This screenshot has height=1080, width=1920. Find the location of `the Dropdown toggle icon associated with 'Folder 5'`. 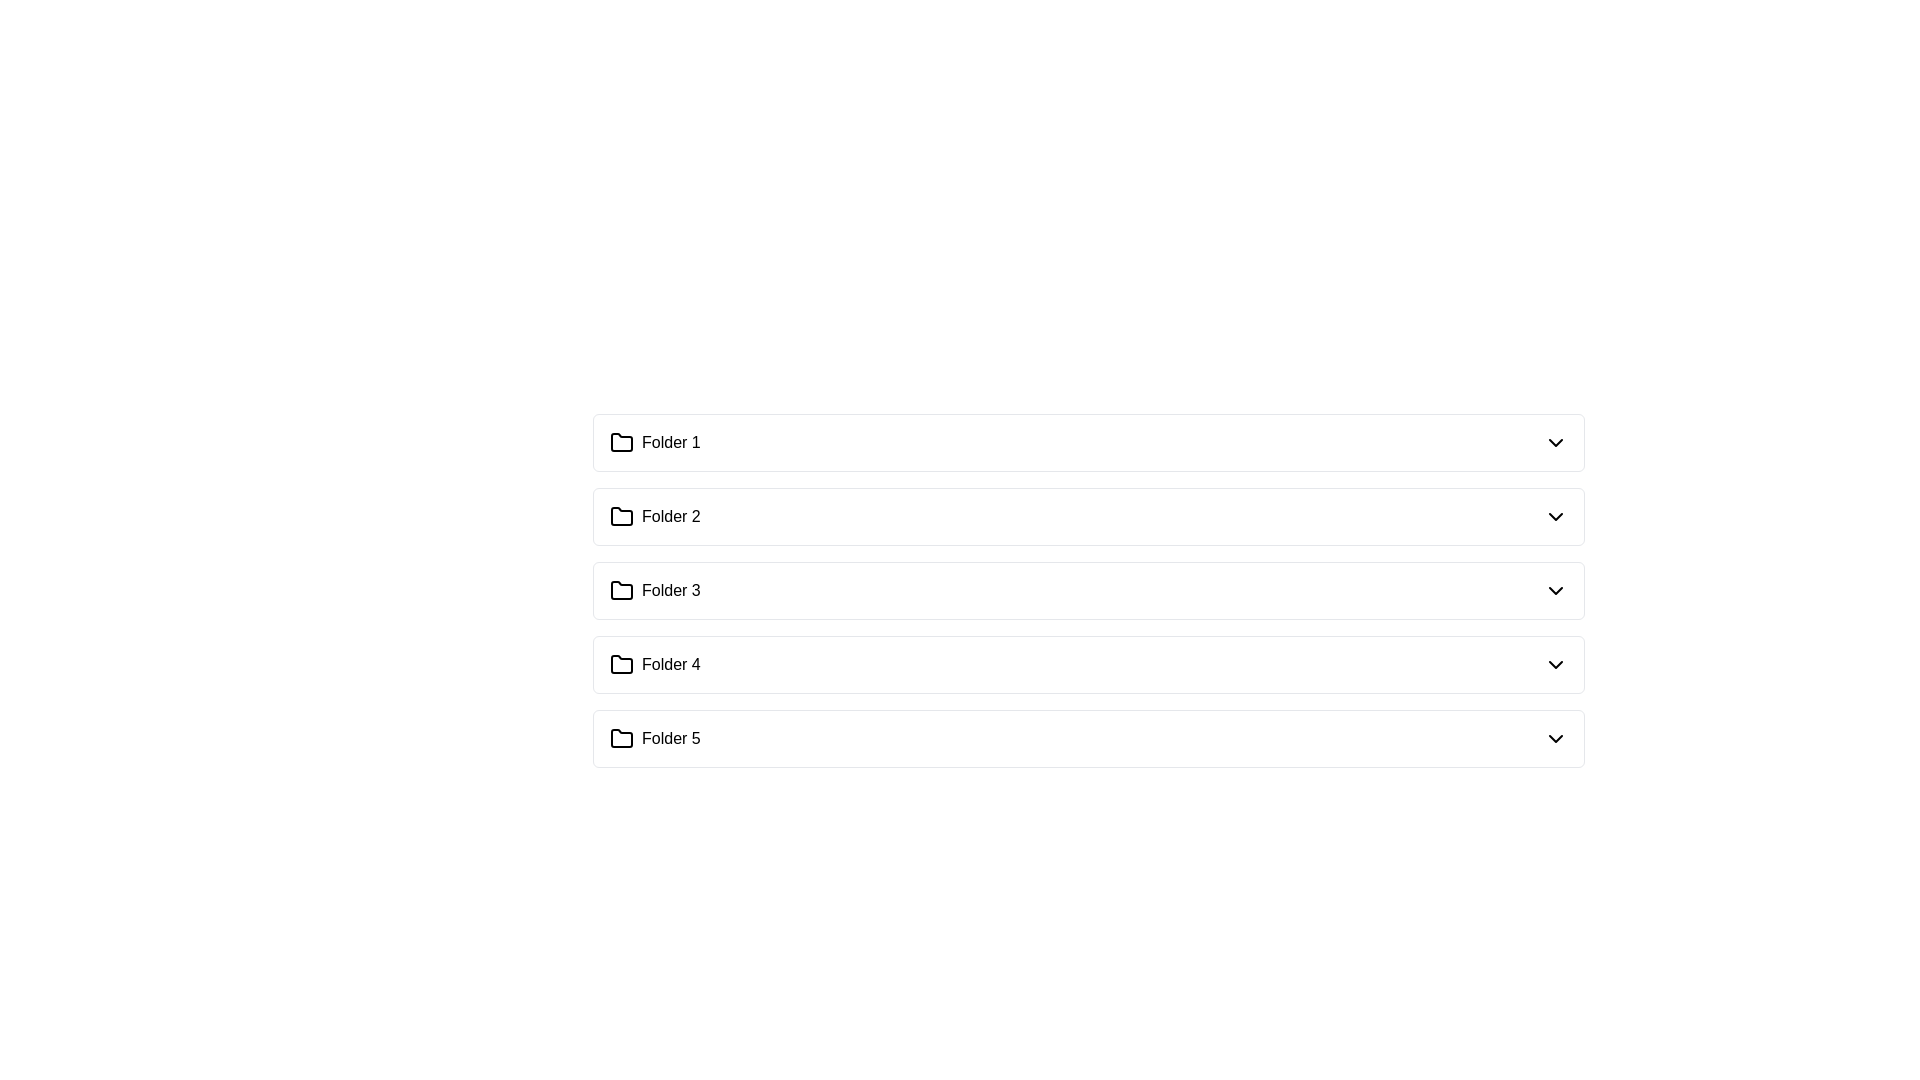

the Dropdown toggle icon associated with 'Folder 5' is located at coordinates (1554, 739).